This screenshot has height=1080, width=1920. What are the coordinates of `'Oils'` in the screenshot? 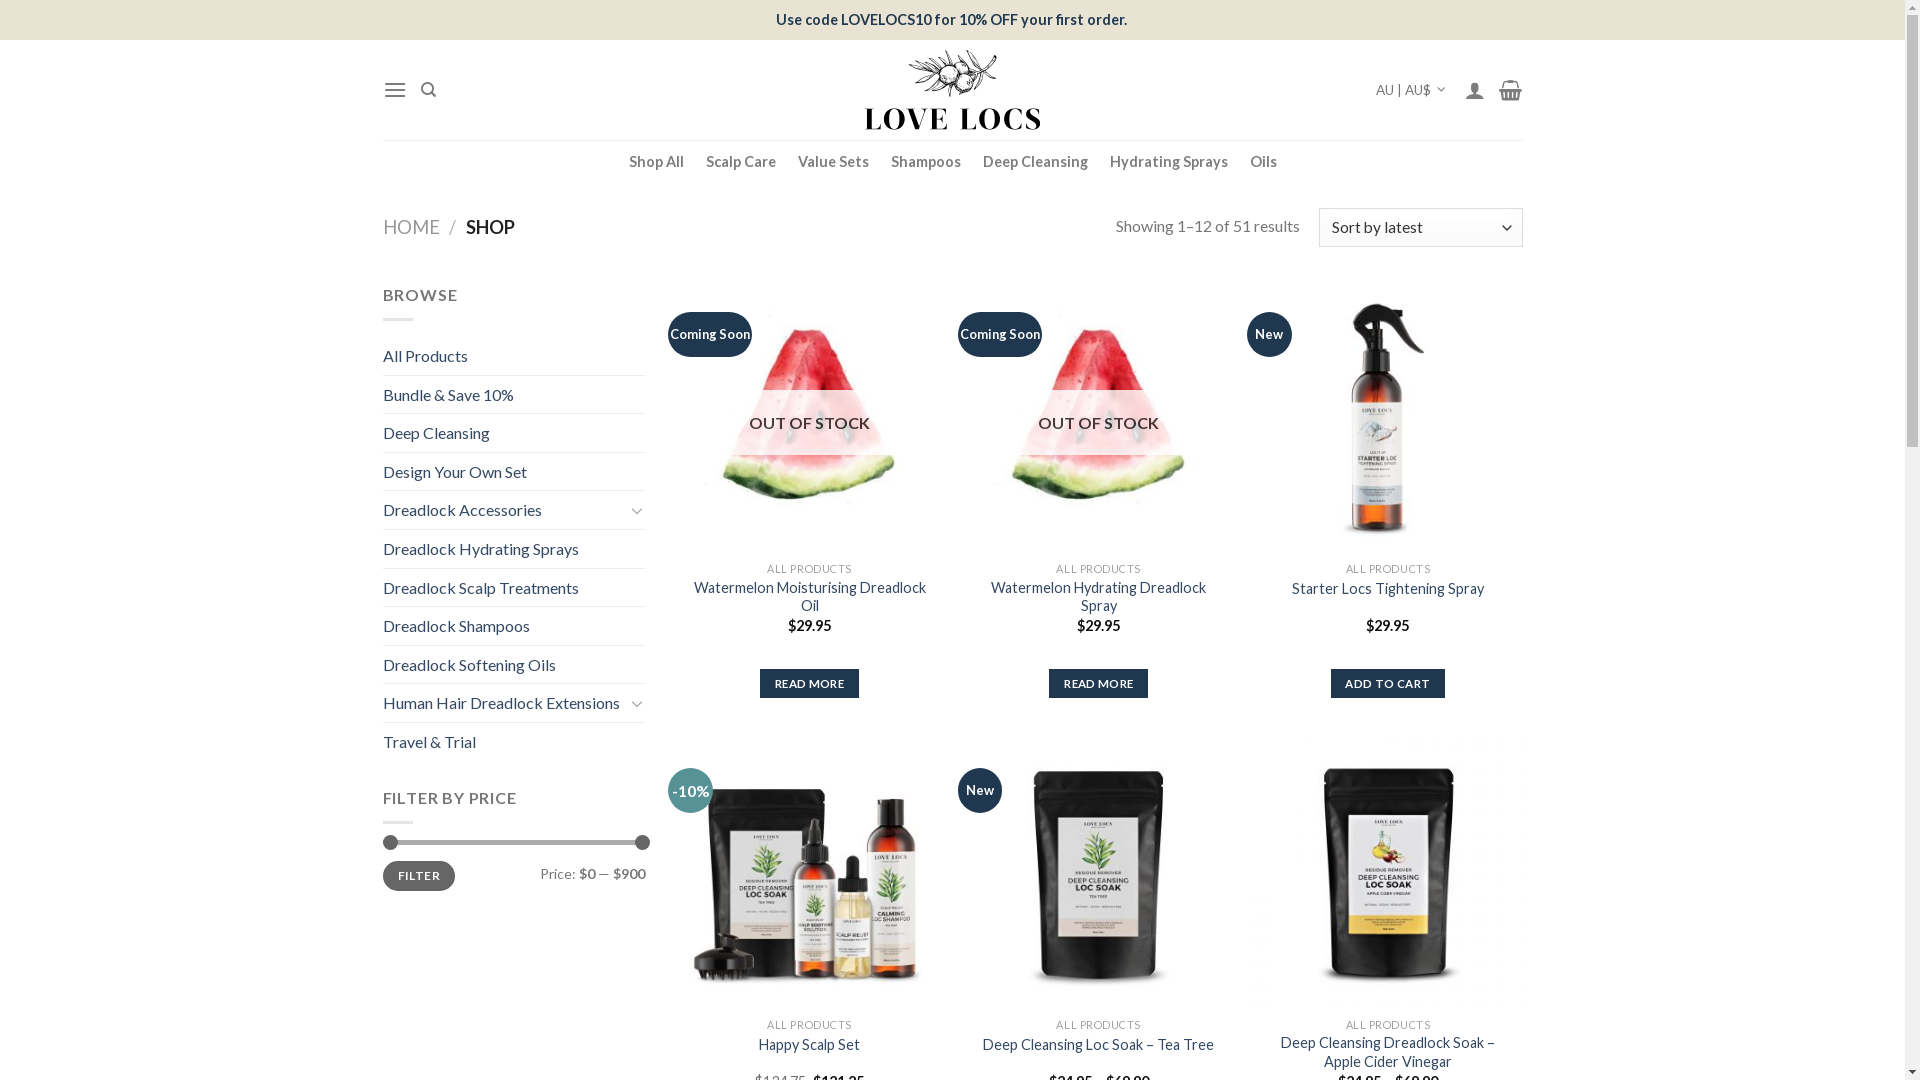 It's located at (1262, 160).